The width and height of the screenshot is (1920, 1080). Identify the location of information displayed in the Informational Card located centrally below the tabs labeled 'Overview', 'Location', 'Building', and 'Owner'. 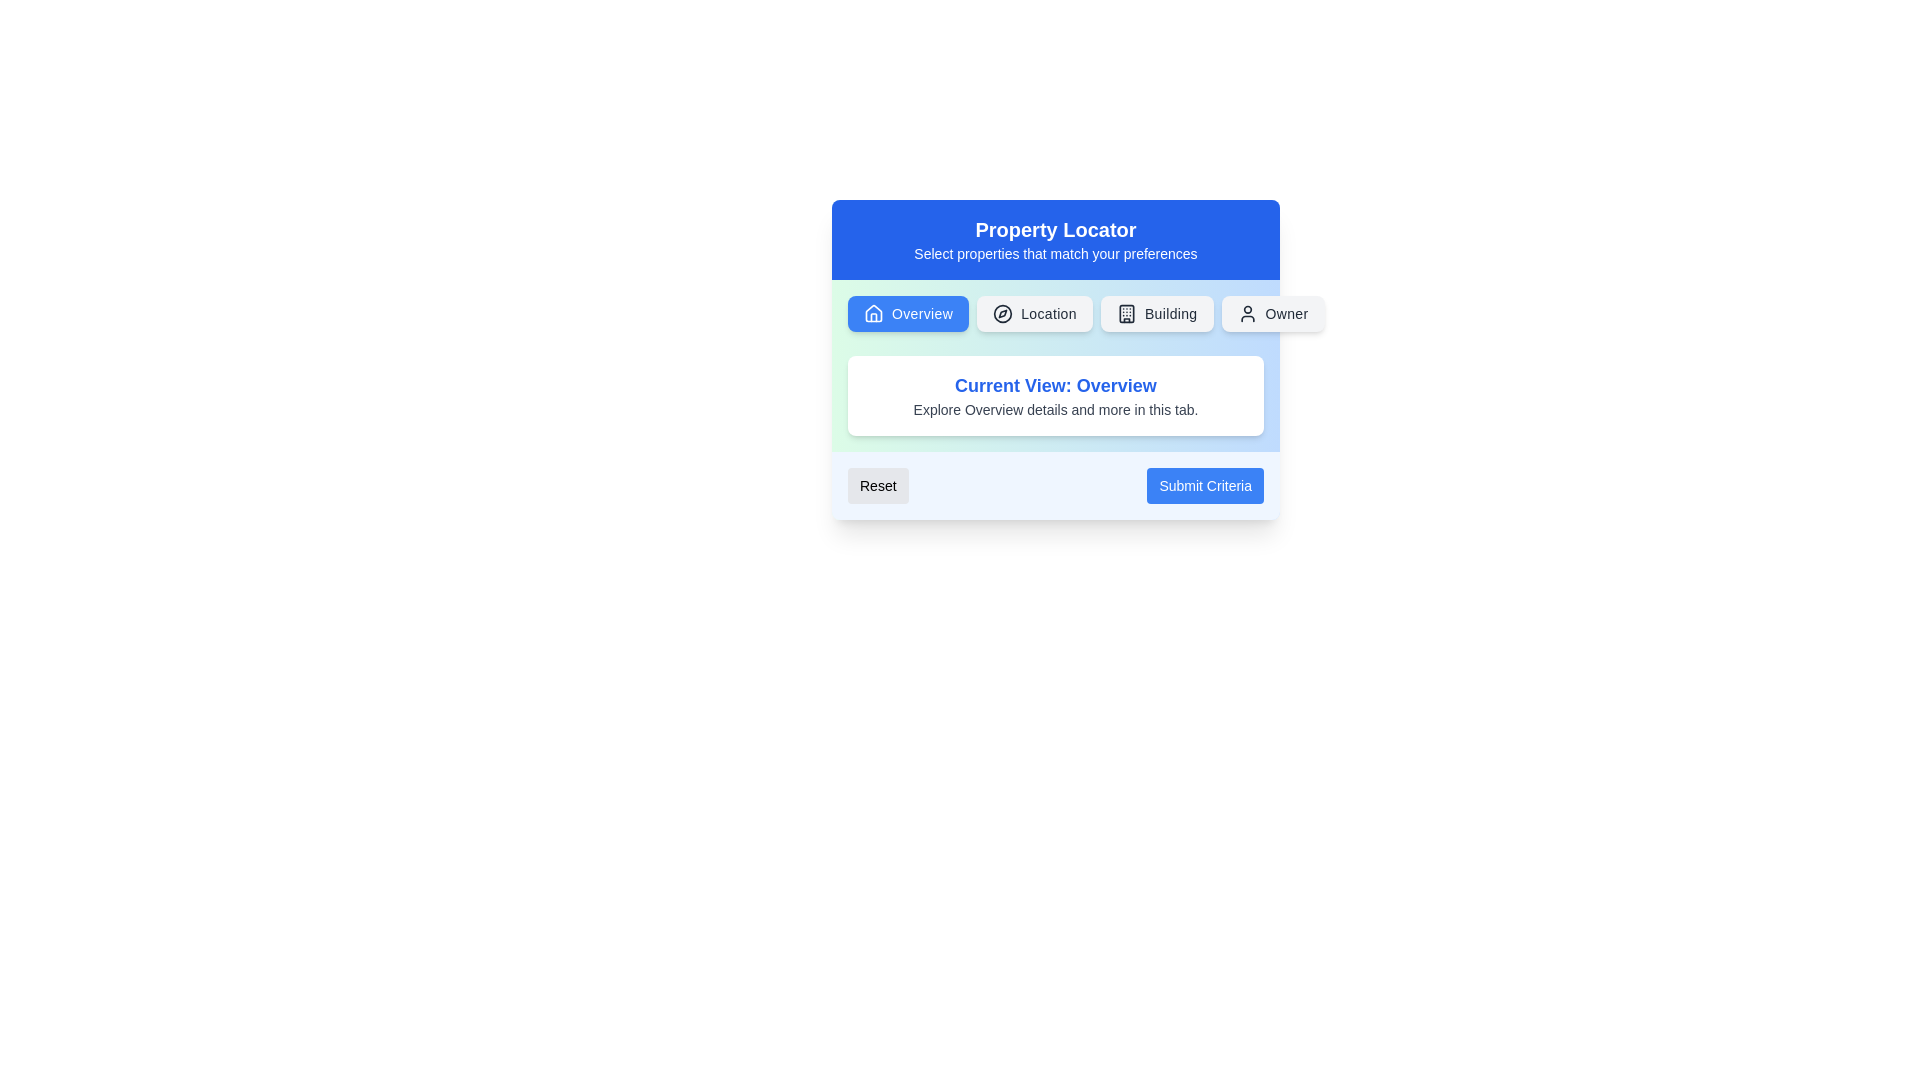
(1055, 396).